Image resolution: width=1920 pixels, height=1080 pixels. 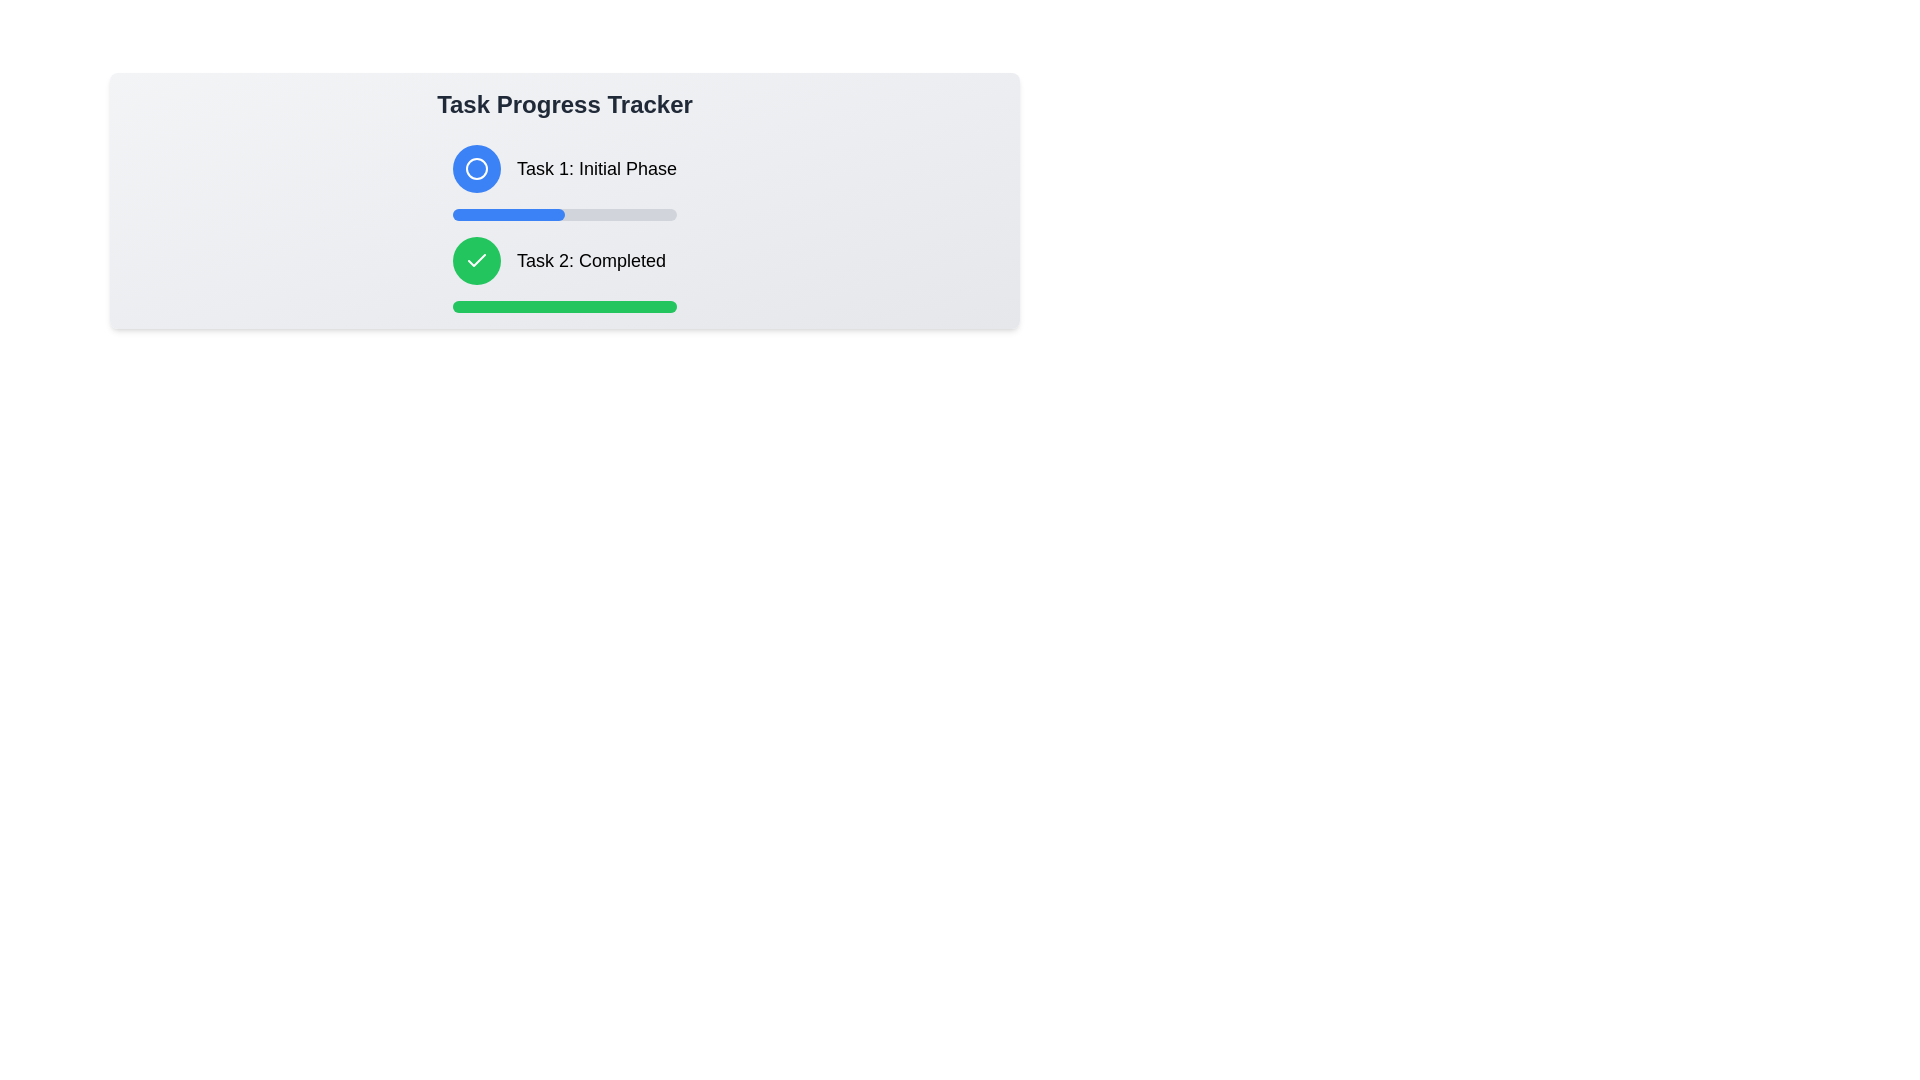 I want to click on the text label that displays 'Task 2: Completed', which is styled in a medium-sized, bold font and is located to the right of a green circular icon with a checkmark in the task progress widget, so click(x=590, y=260).